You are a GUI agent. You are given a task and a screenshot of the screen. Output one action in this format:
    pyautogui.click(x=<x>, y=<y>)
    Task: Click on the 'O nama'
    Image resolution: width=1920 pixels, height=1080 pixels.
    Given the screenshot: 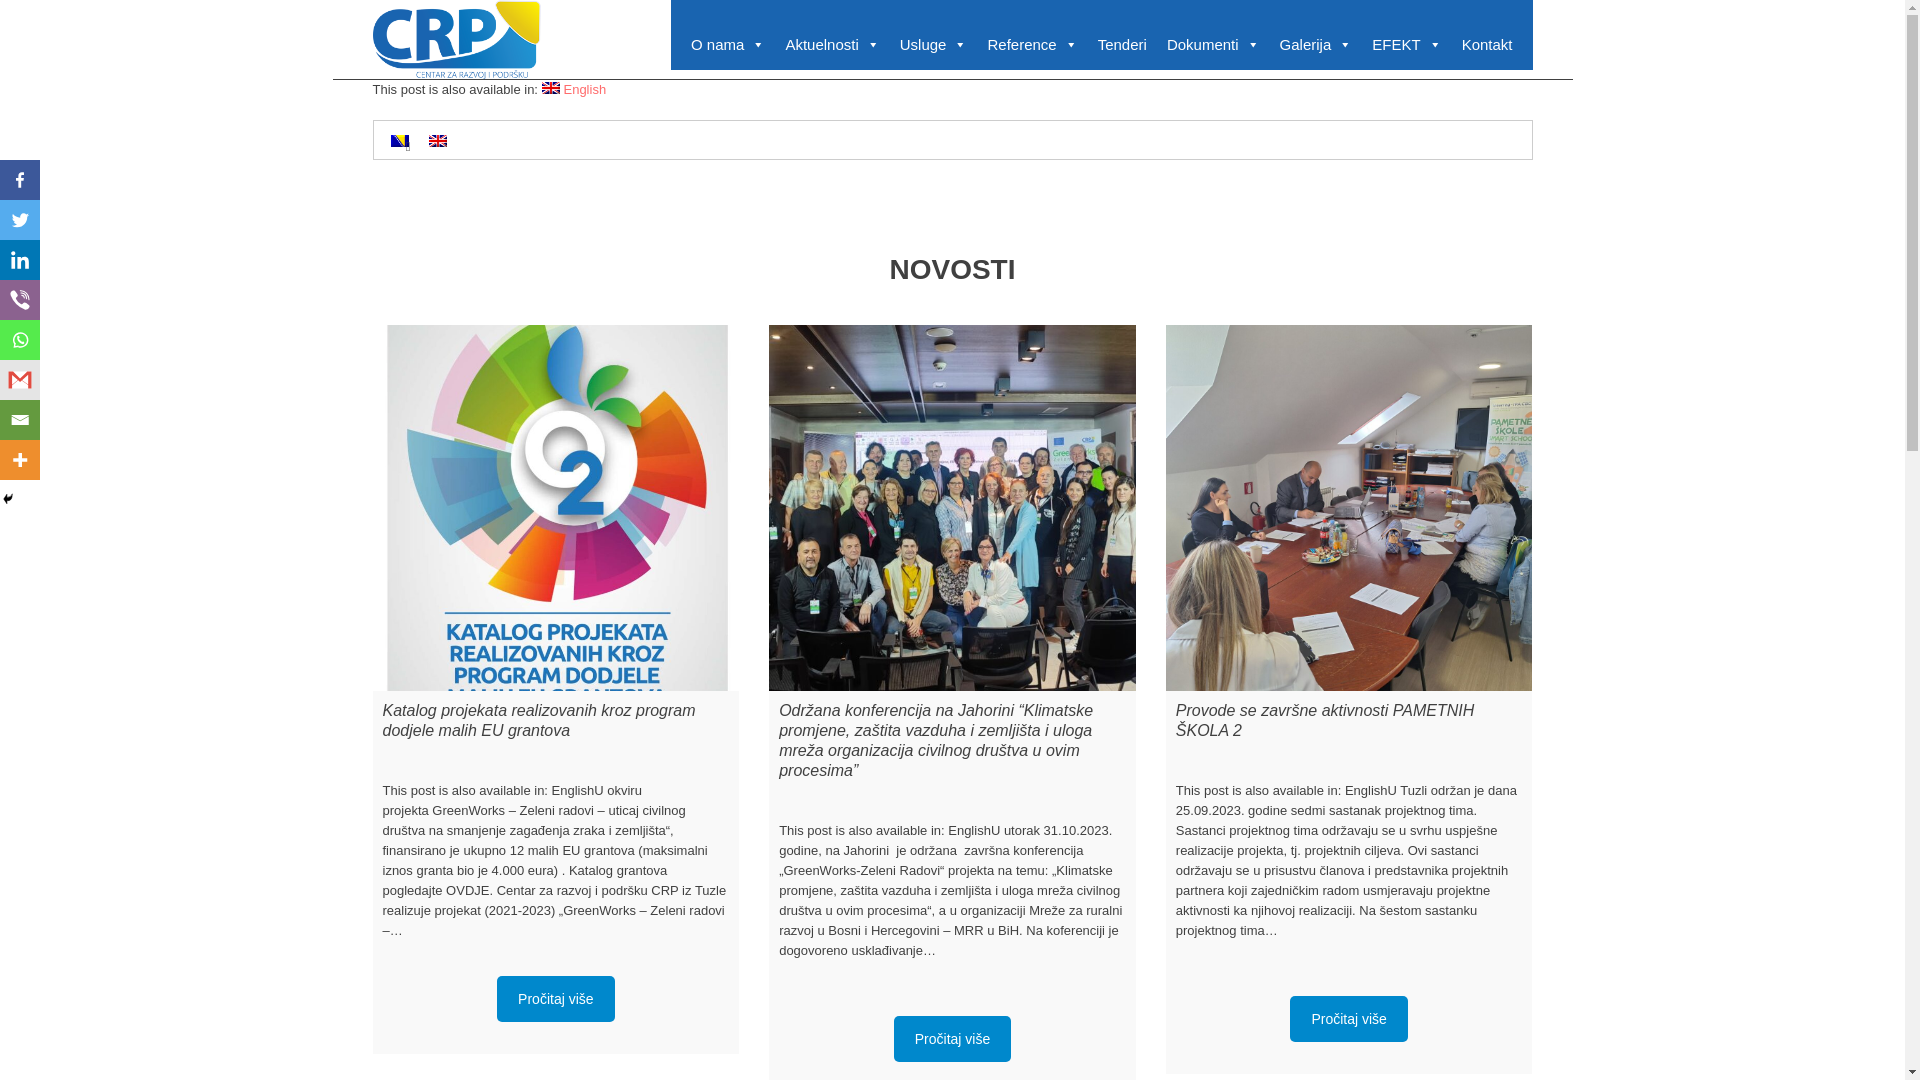 What is the action you would take?
    pyautogui.click(x=727, y=45)
    